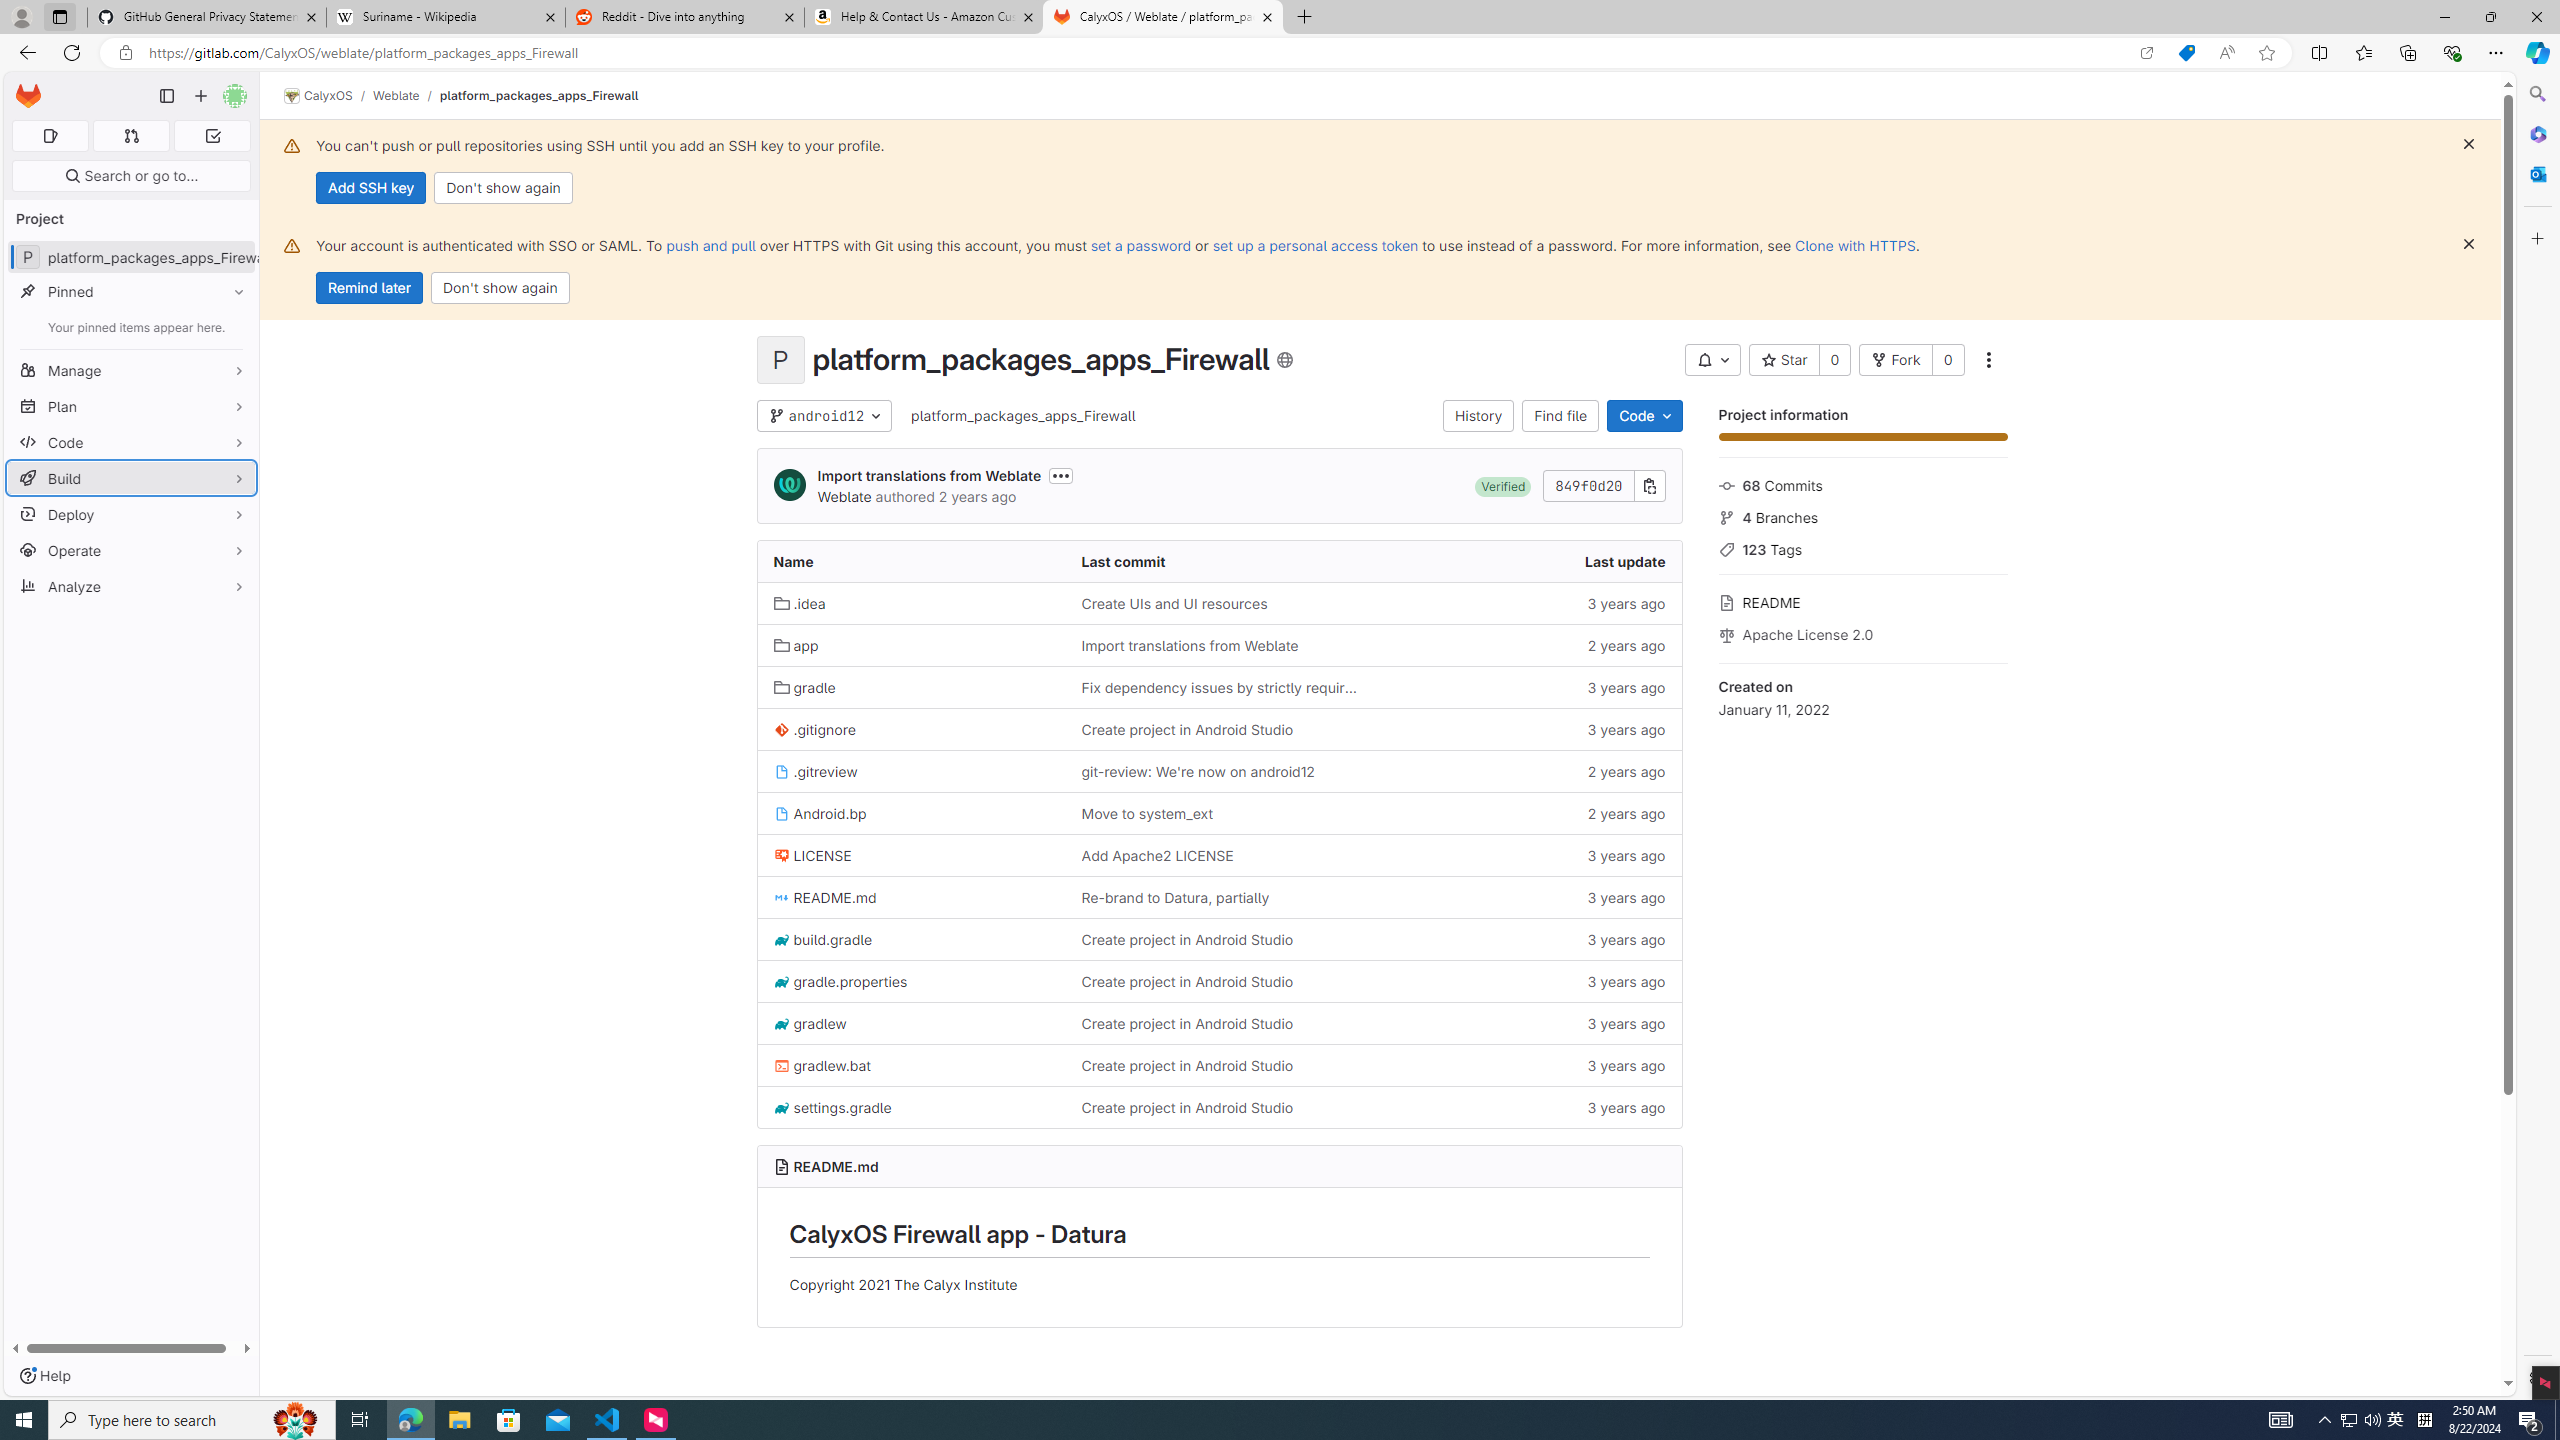 This screenshot has height=1440, width=2560. What do you see at coordinates (1198, 770) in the screenshot?
I see `'git-review: We'` at bounding box center [1198, 770].